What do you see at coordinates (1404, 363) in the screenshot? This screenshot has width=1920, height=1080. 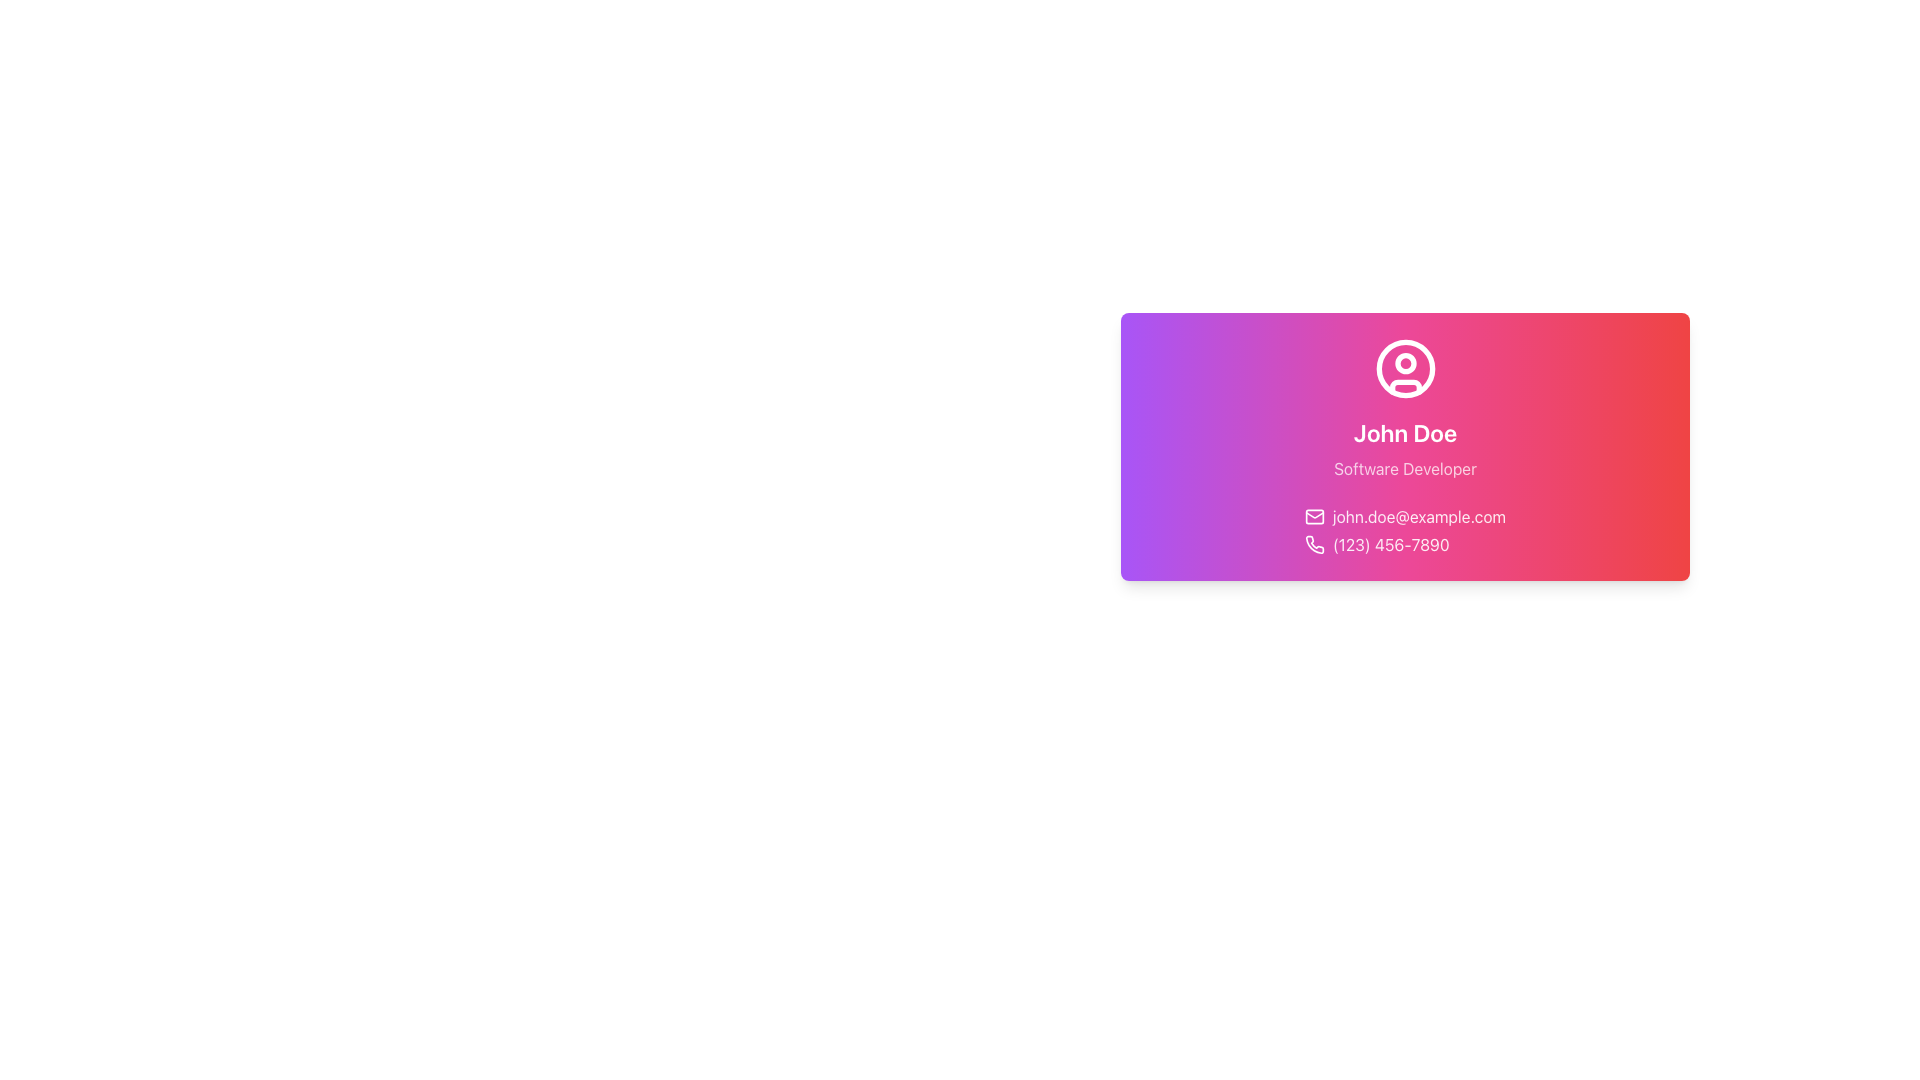 I see `the small circular graphic element located at the top center of the larger circular icon on the card interface` at bounding box center [1404, 363].